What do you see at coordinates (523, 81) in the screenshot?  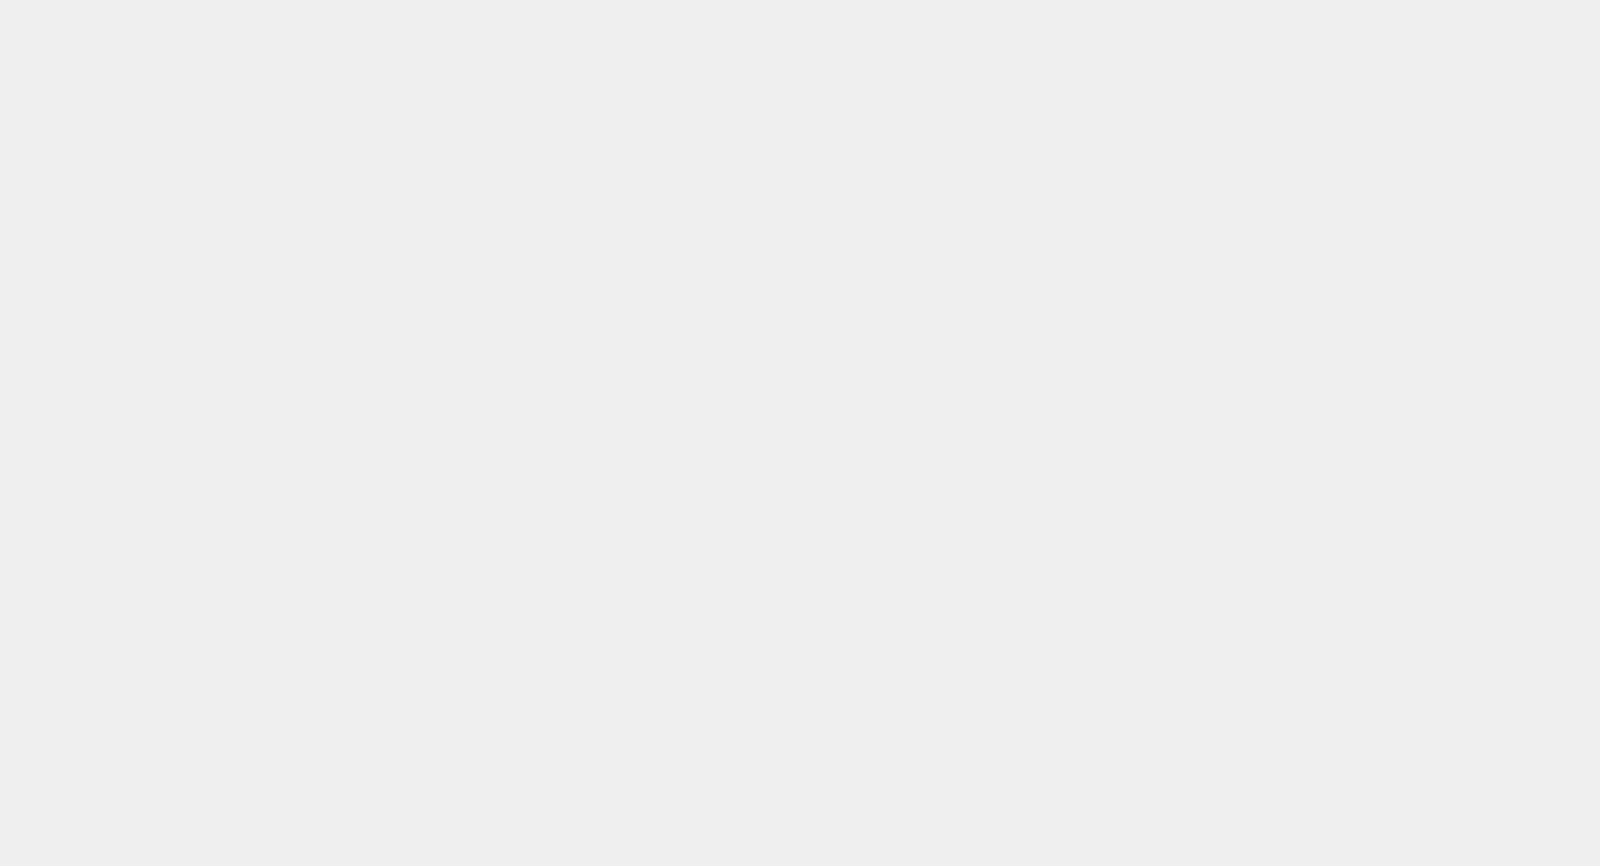 I see `'Products of the Week'` at bounding box center [523, 81].